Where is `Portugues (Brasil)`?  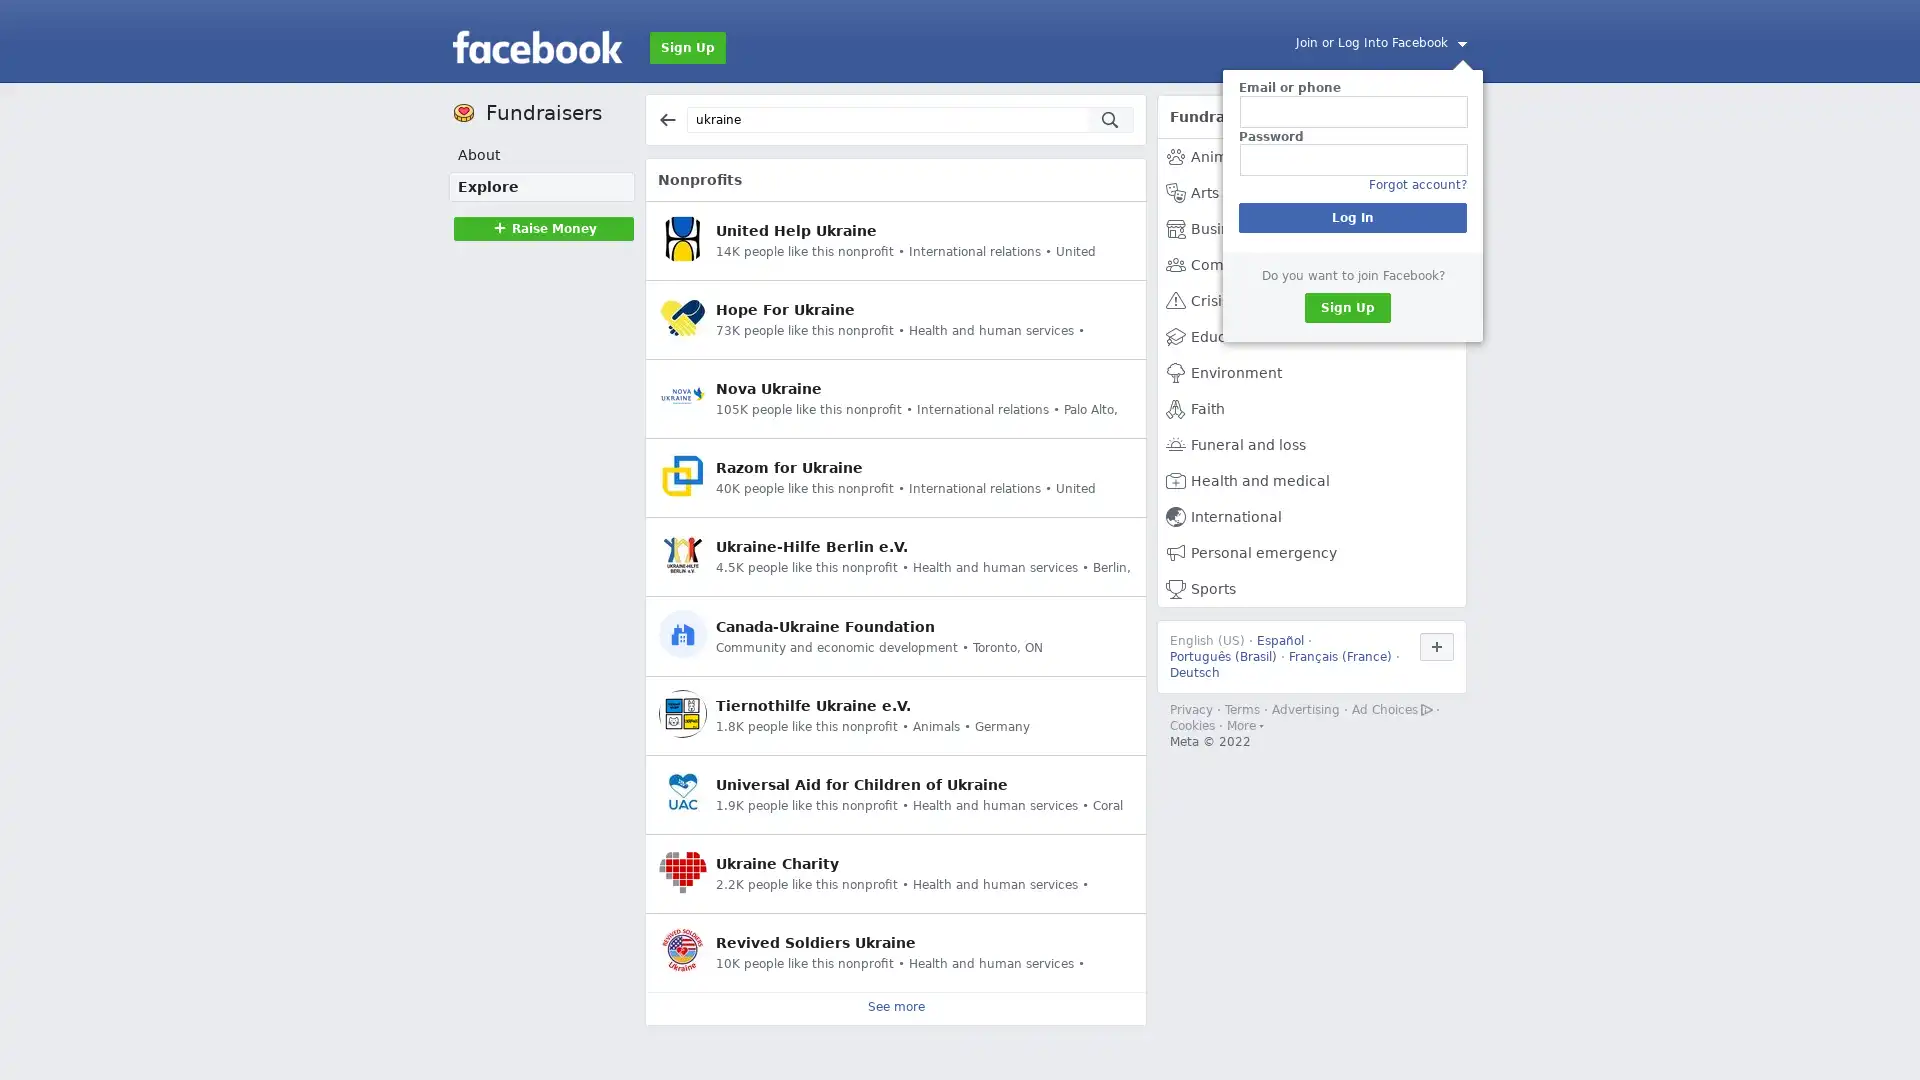
Portugues (Brasil) is located at coordinates (1222, 656).